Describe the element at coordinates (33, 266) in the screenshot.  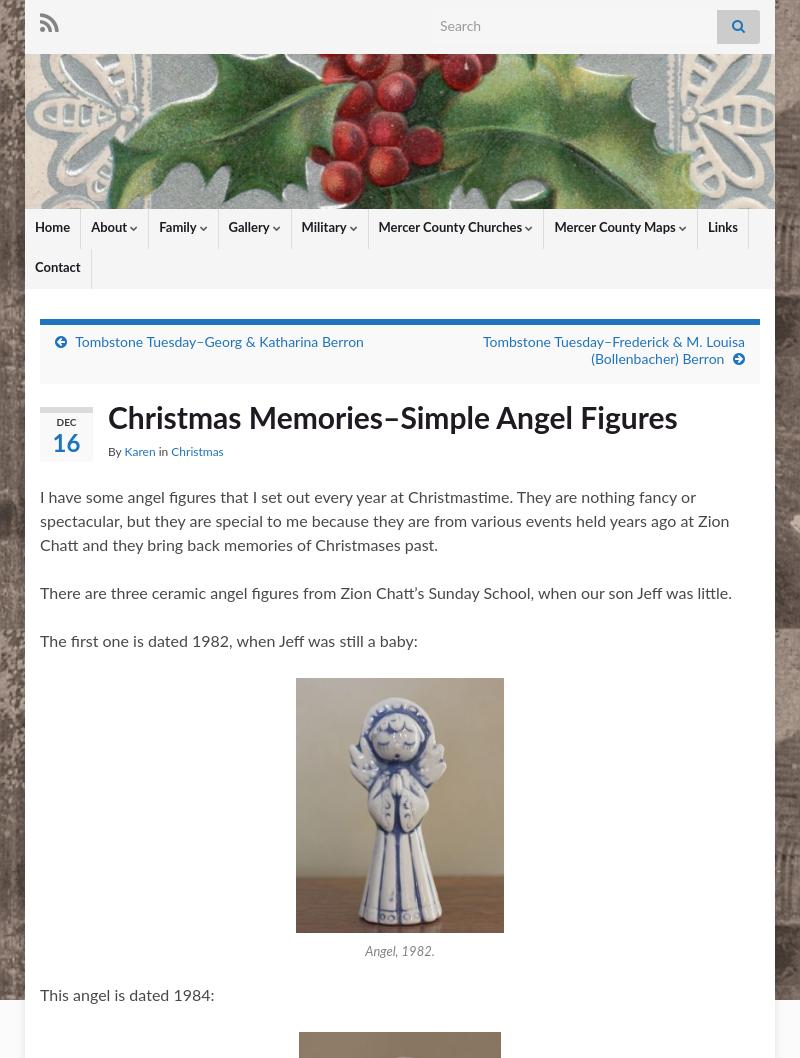
I see `'Contact'` at that location.